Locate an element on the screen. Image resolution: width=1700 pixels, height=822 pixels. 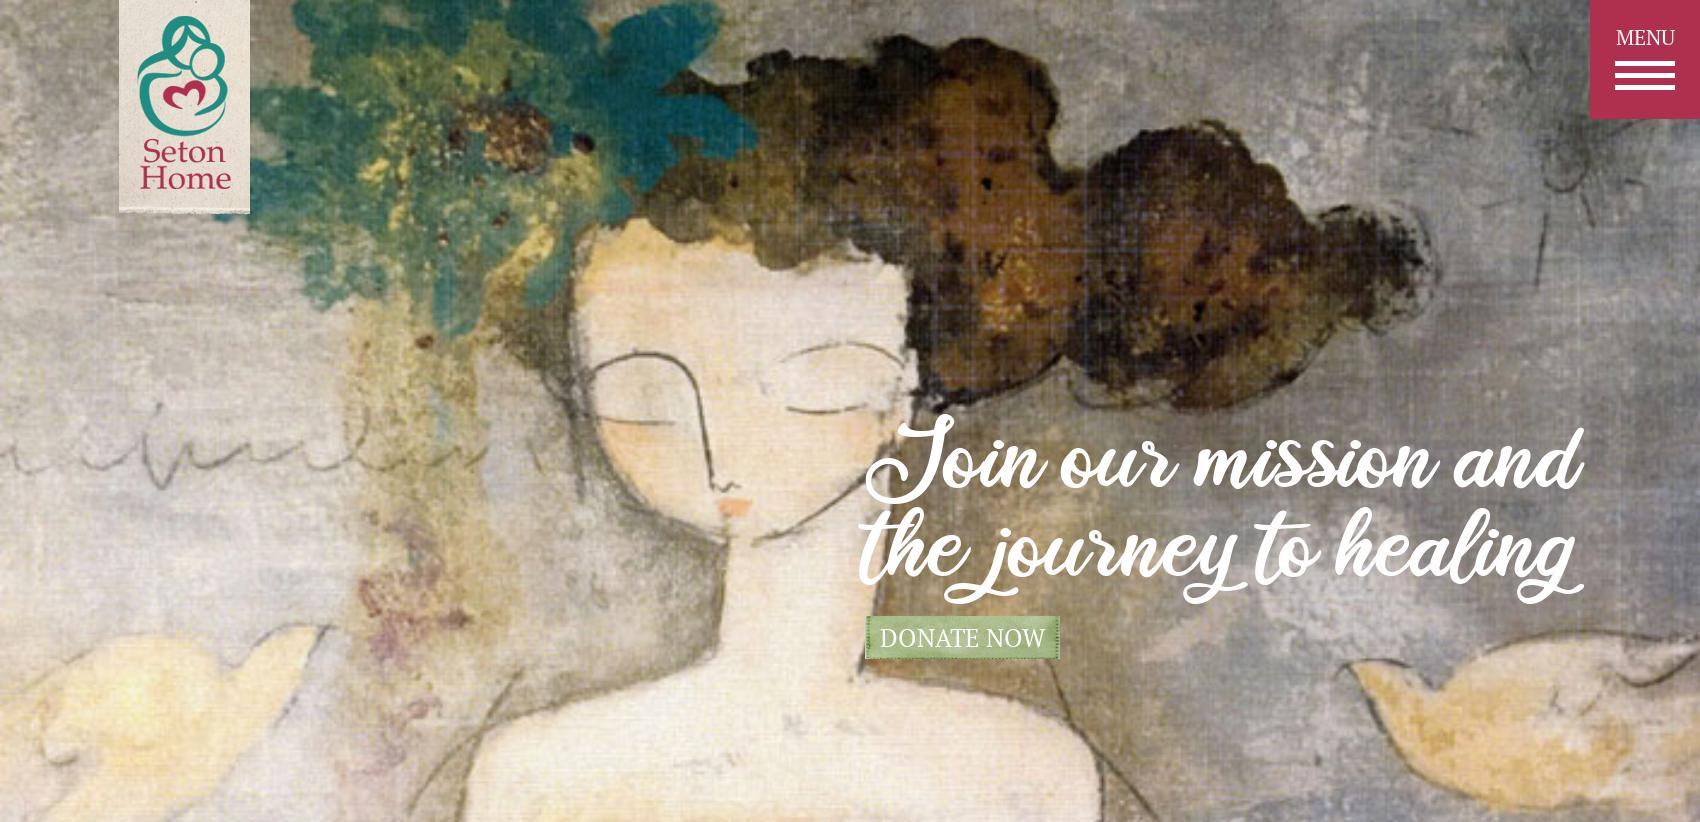
'Leadership' is located at coordinates (850, 410).